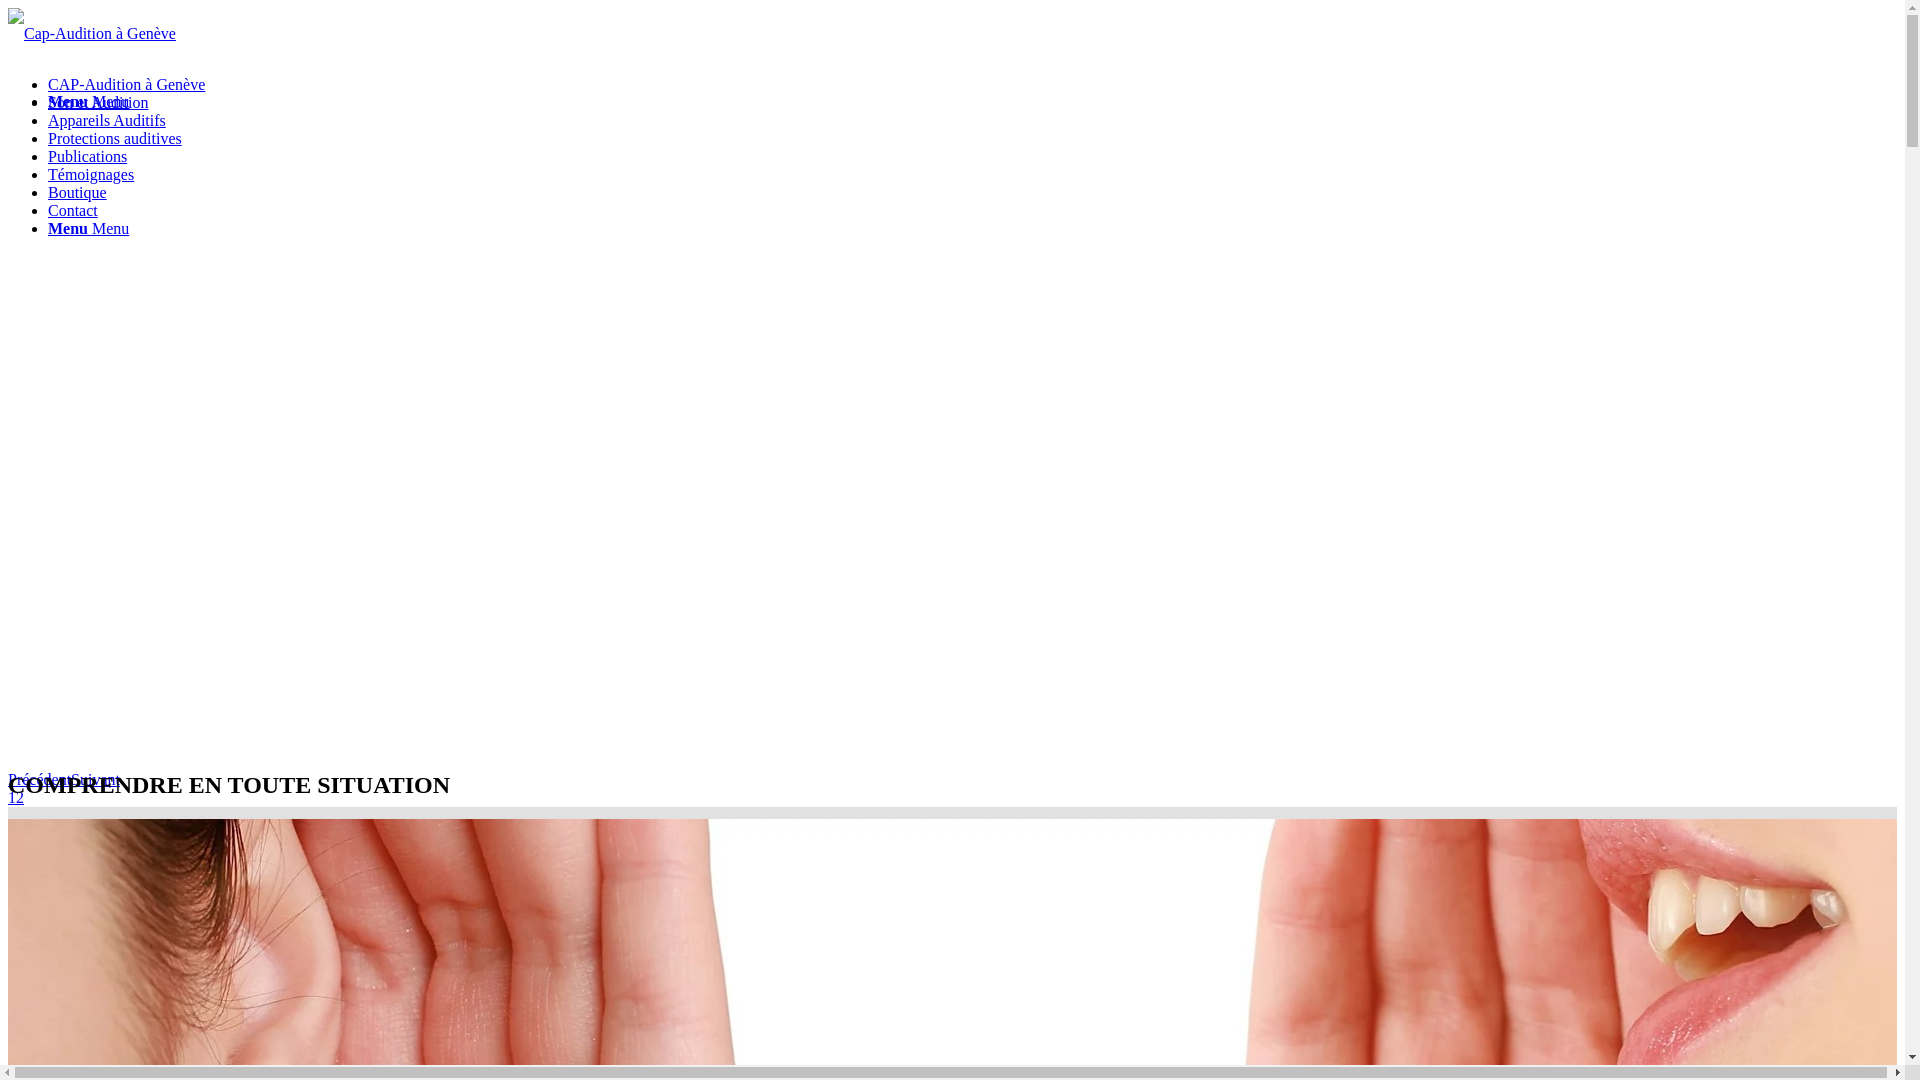 The width and height of the screenshot is (1920, 1080). What do you see at coordinates (86, 155) in the screenshot?
I see `'Publications'` at bounding box center [86, 155].